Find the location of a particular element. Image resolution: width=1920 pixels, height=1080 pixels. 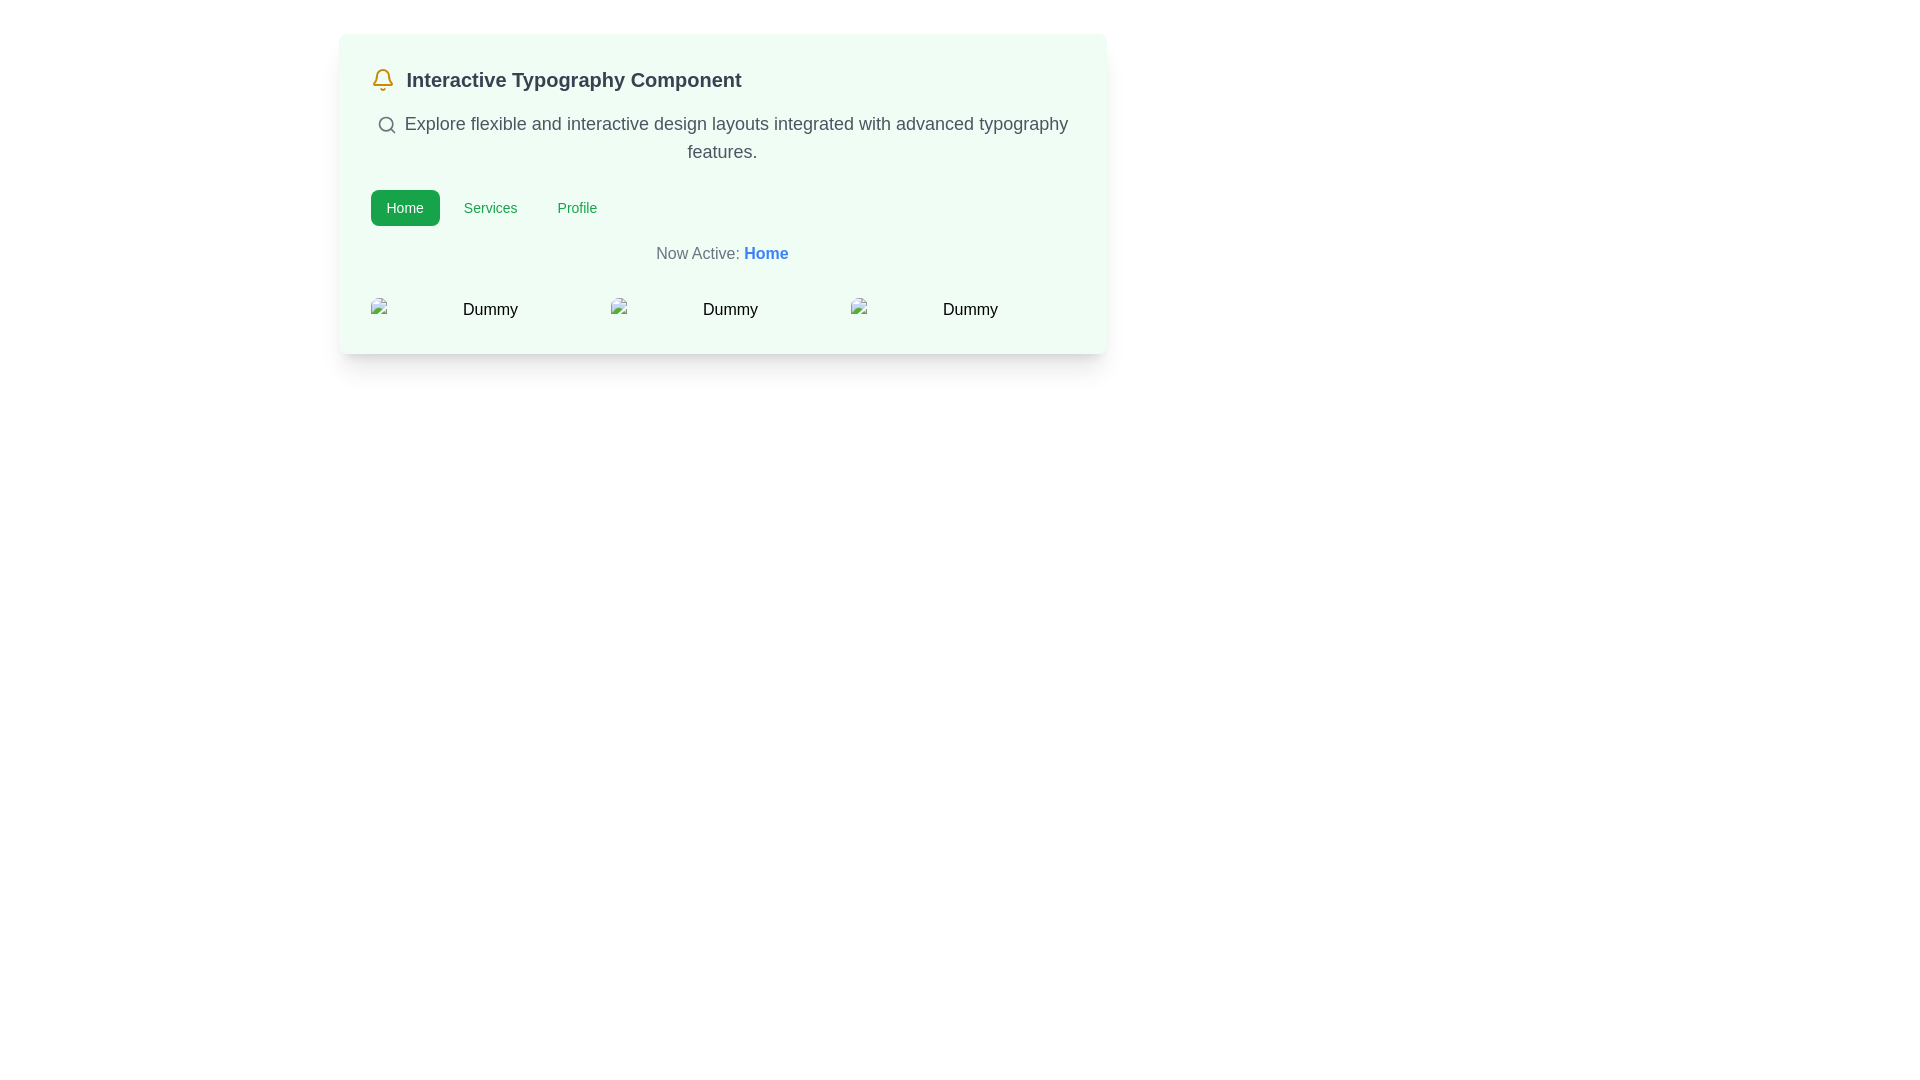

the 'Profile' button, which is the third button in a row of three buttons labeled 'Home', 'Services', and 'Profile' is located at coordinates (576, 208).